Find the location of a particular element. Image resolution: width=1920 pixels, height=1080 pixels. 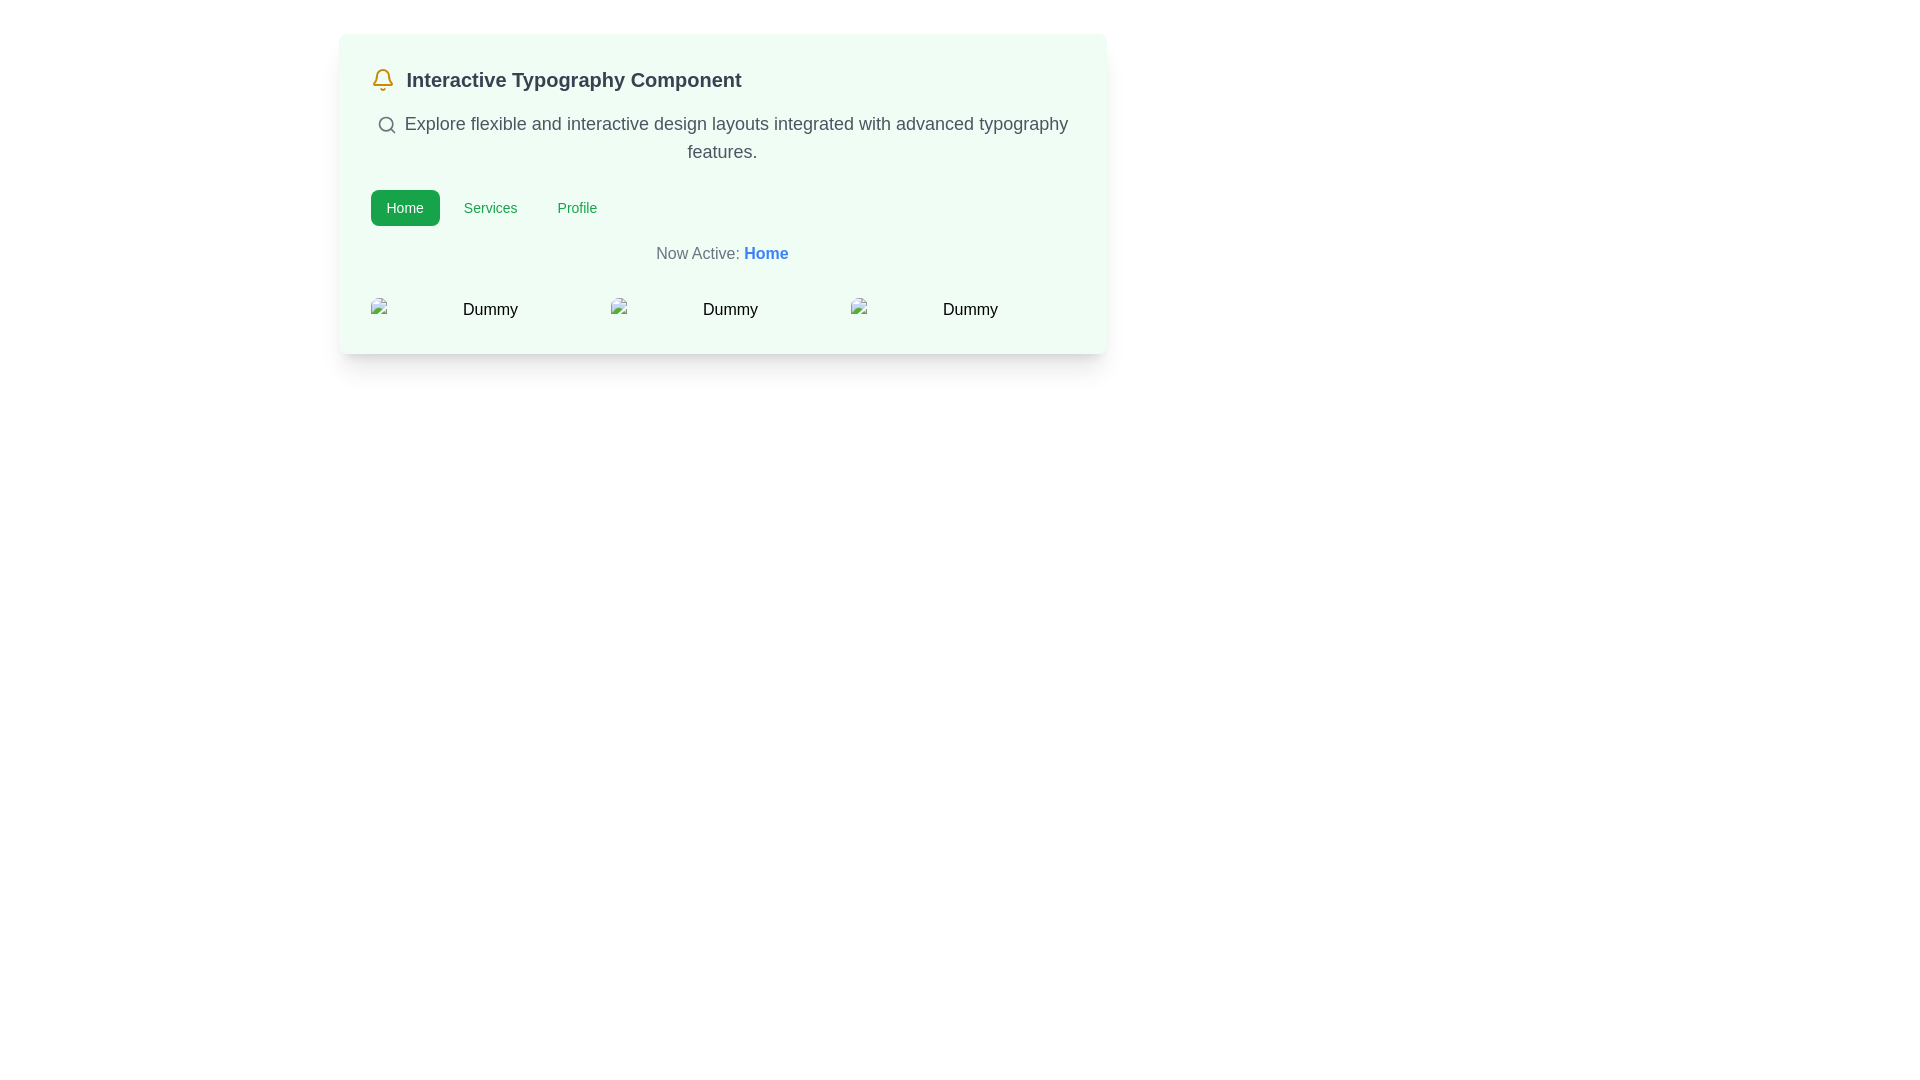

the 'Profile' button, which is the third button in a row of three buttons labeled 'Home', 'Services', and 'Profile' is located at coordinates (576, 208).